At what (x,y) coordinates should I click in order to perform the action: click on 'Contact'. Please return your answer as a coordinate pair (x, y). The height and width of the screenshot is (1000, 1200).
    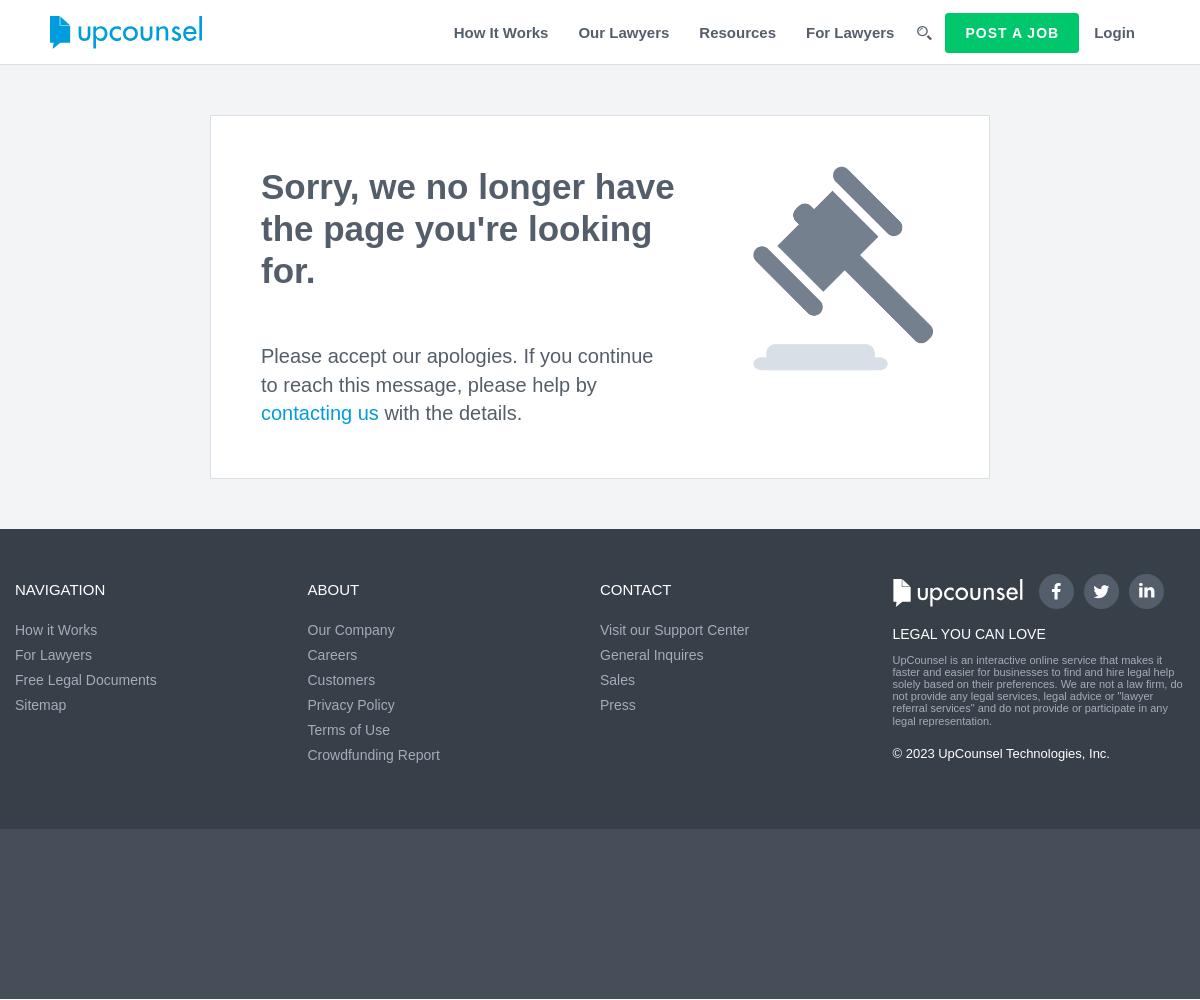
    Looking at the image, I should click on (635, 587).